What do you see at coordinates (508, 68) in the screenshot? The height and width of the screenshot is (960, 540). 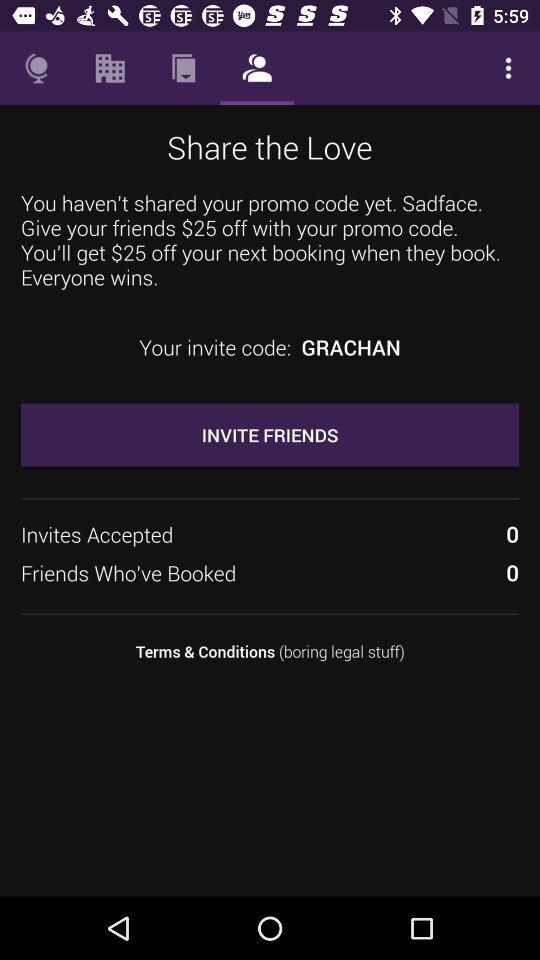 I see `the item above you haven t` at bounding box center [508, 68].